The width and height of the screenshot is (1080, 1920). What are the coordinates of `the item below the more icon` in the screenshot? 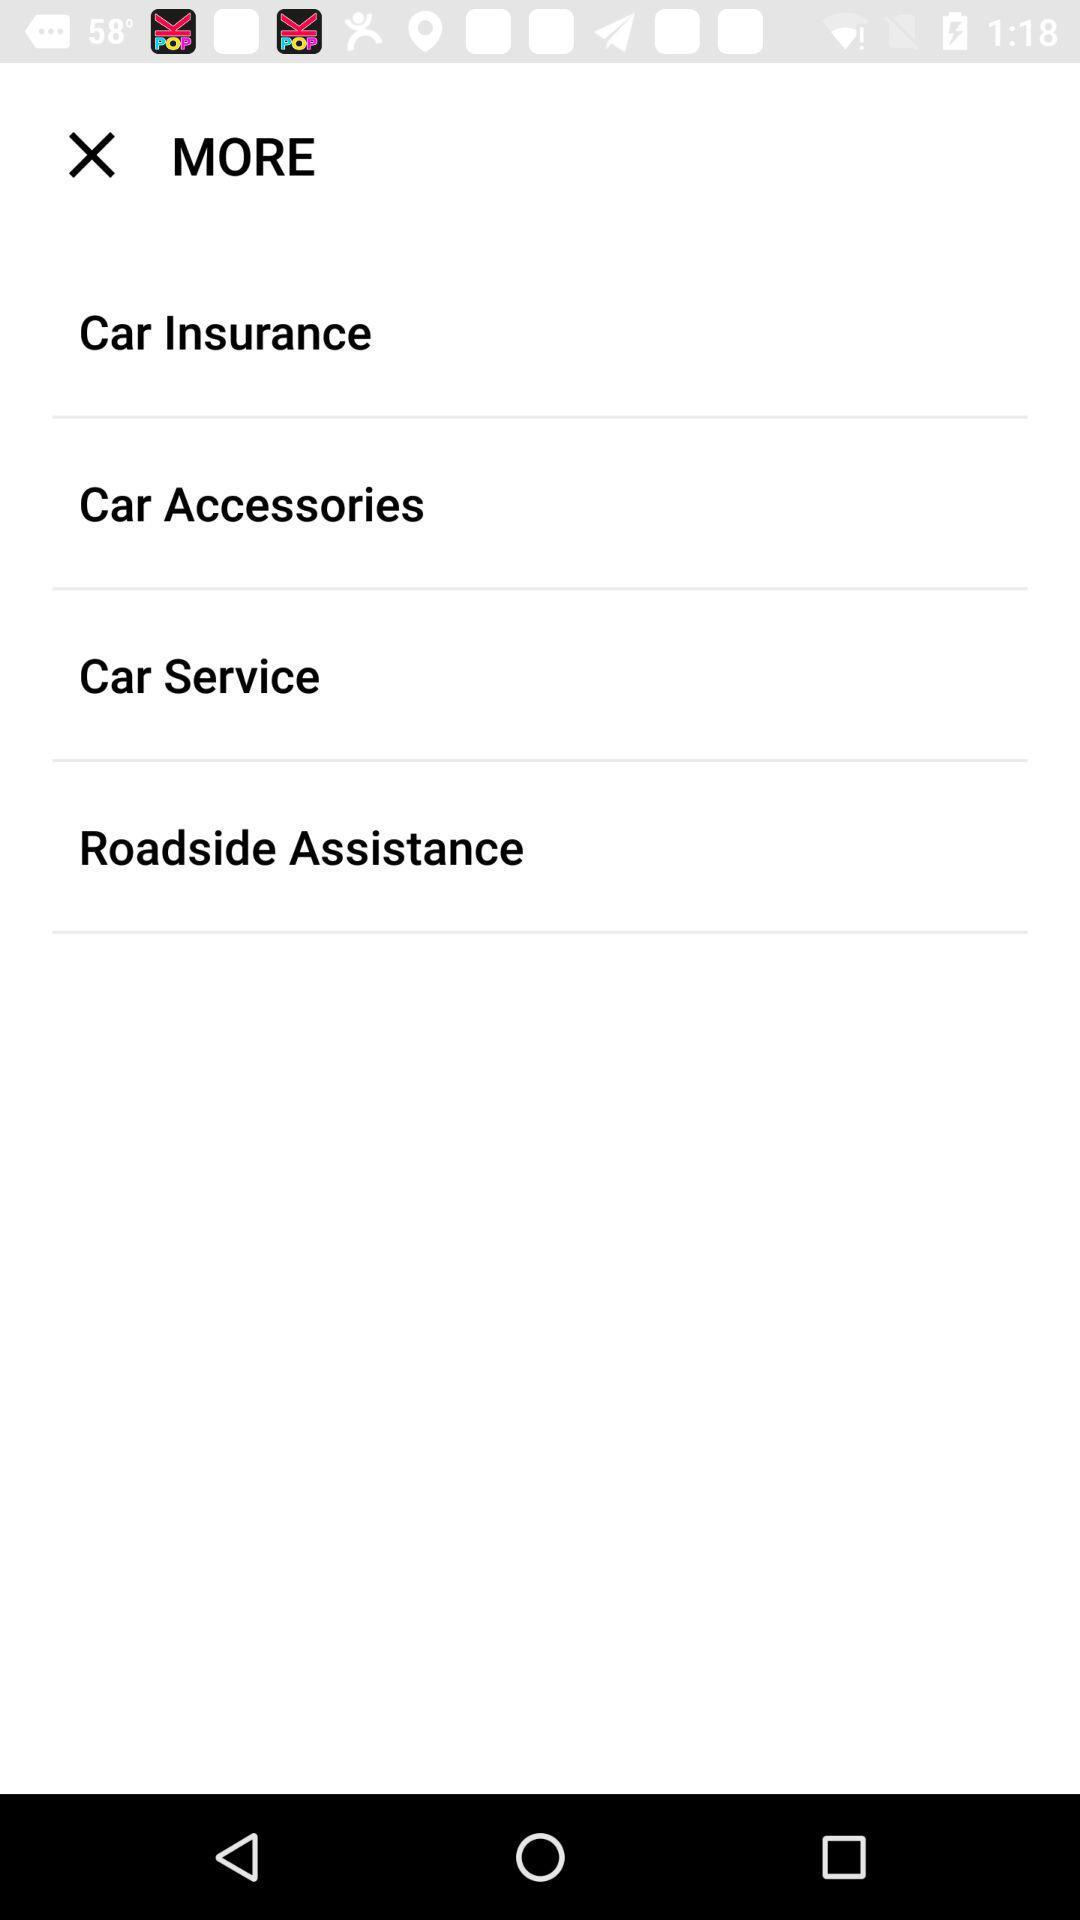 It's located at (540, 331).